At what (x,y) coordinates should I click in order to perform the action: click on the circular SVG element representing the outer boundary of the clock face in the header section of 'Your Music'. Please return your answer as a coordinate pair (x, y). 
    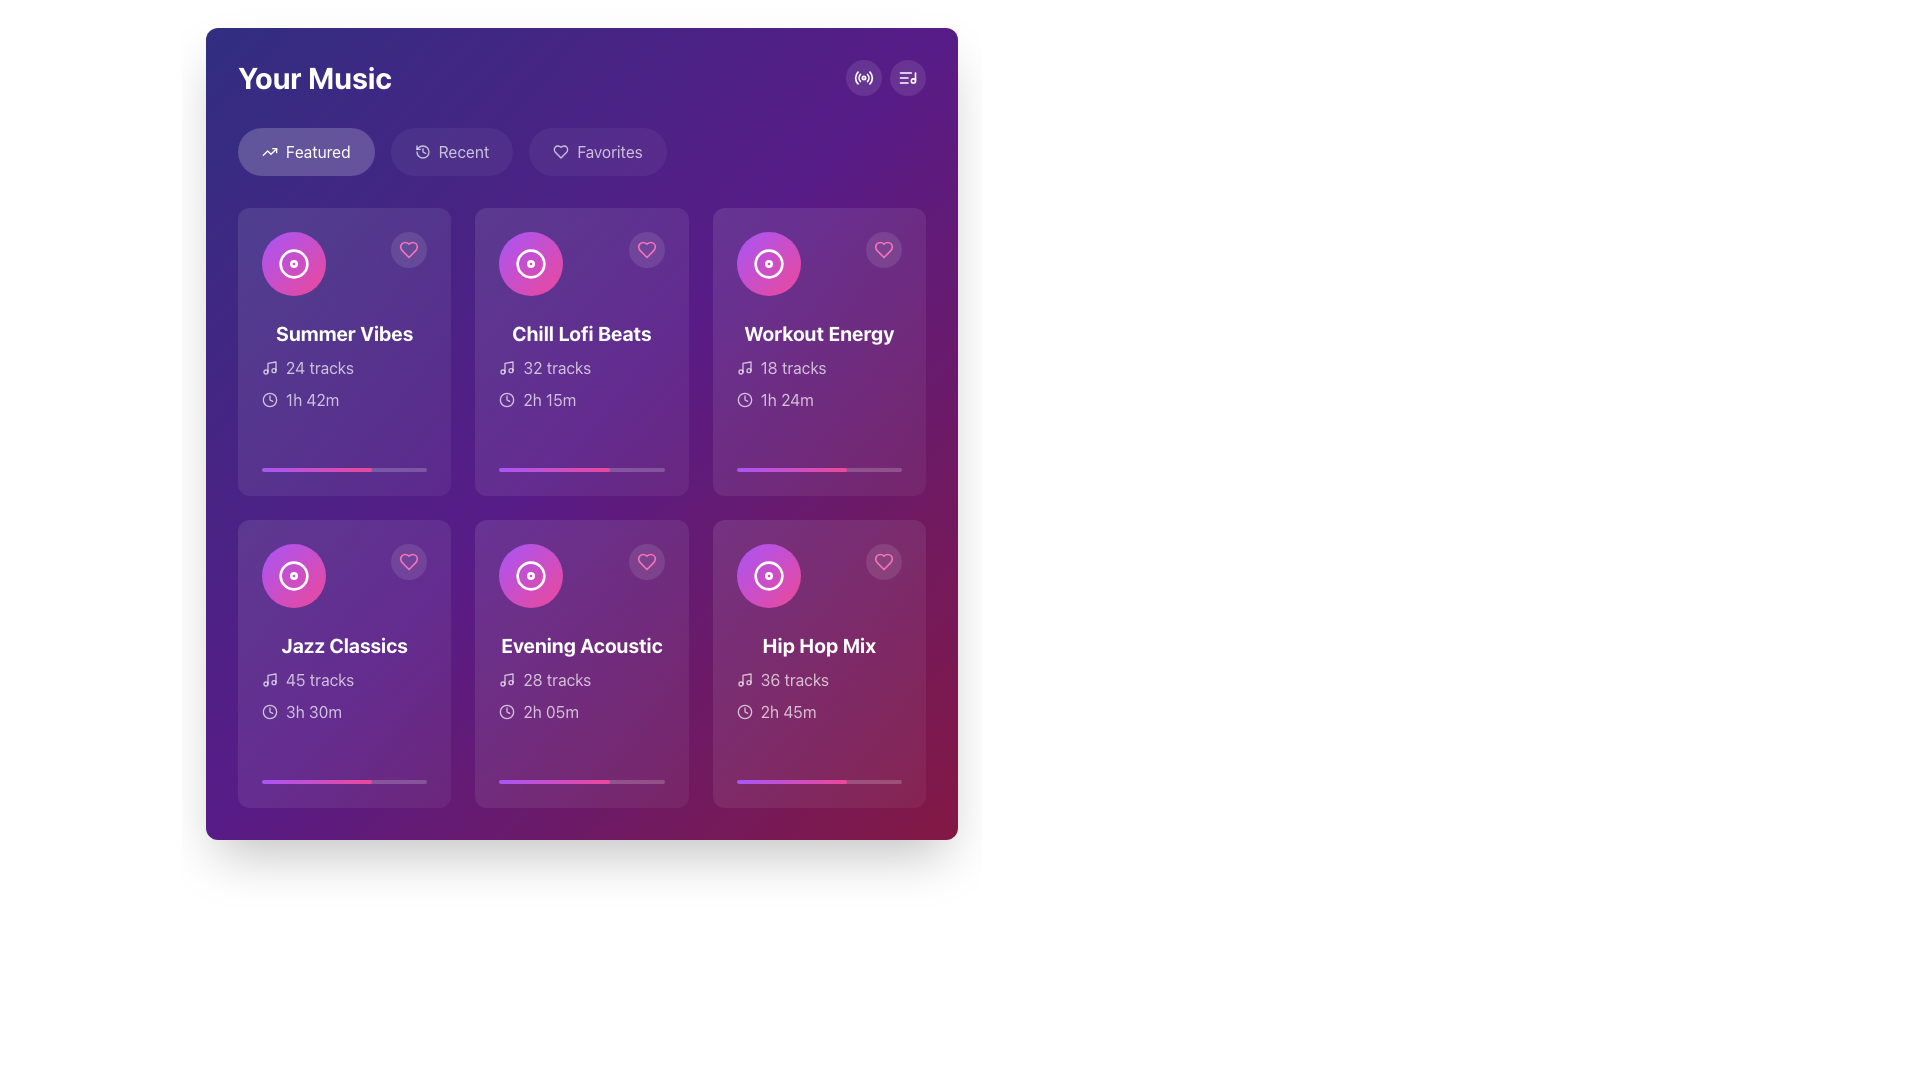
    Looking at the image, I should click on (268, 400).